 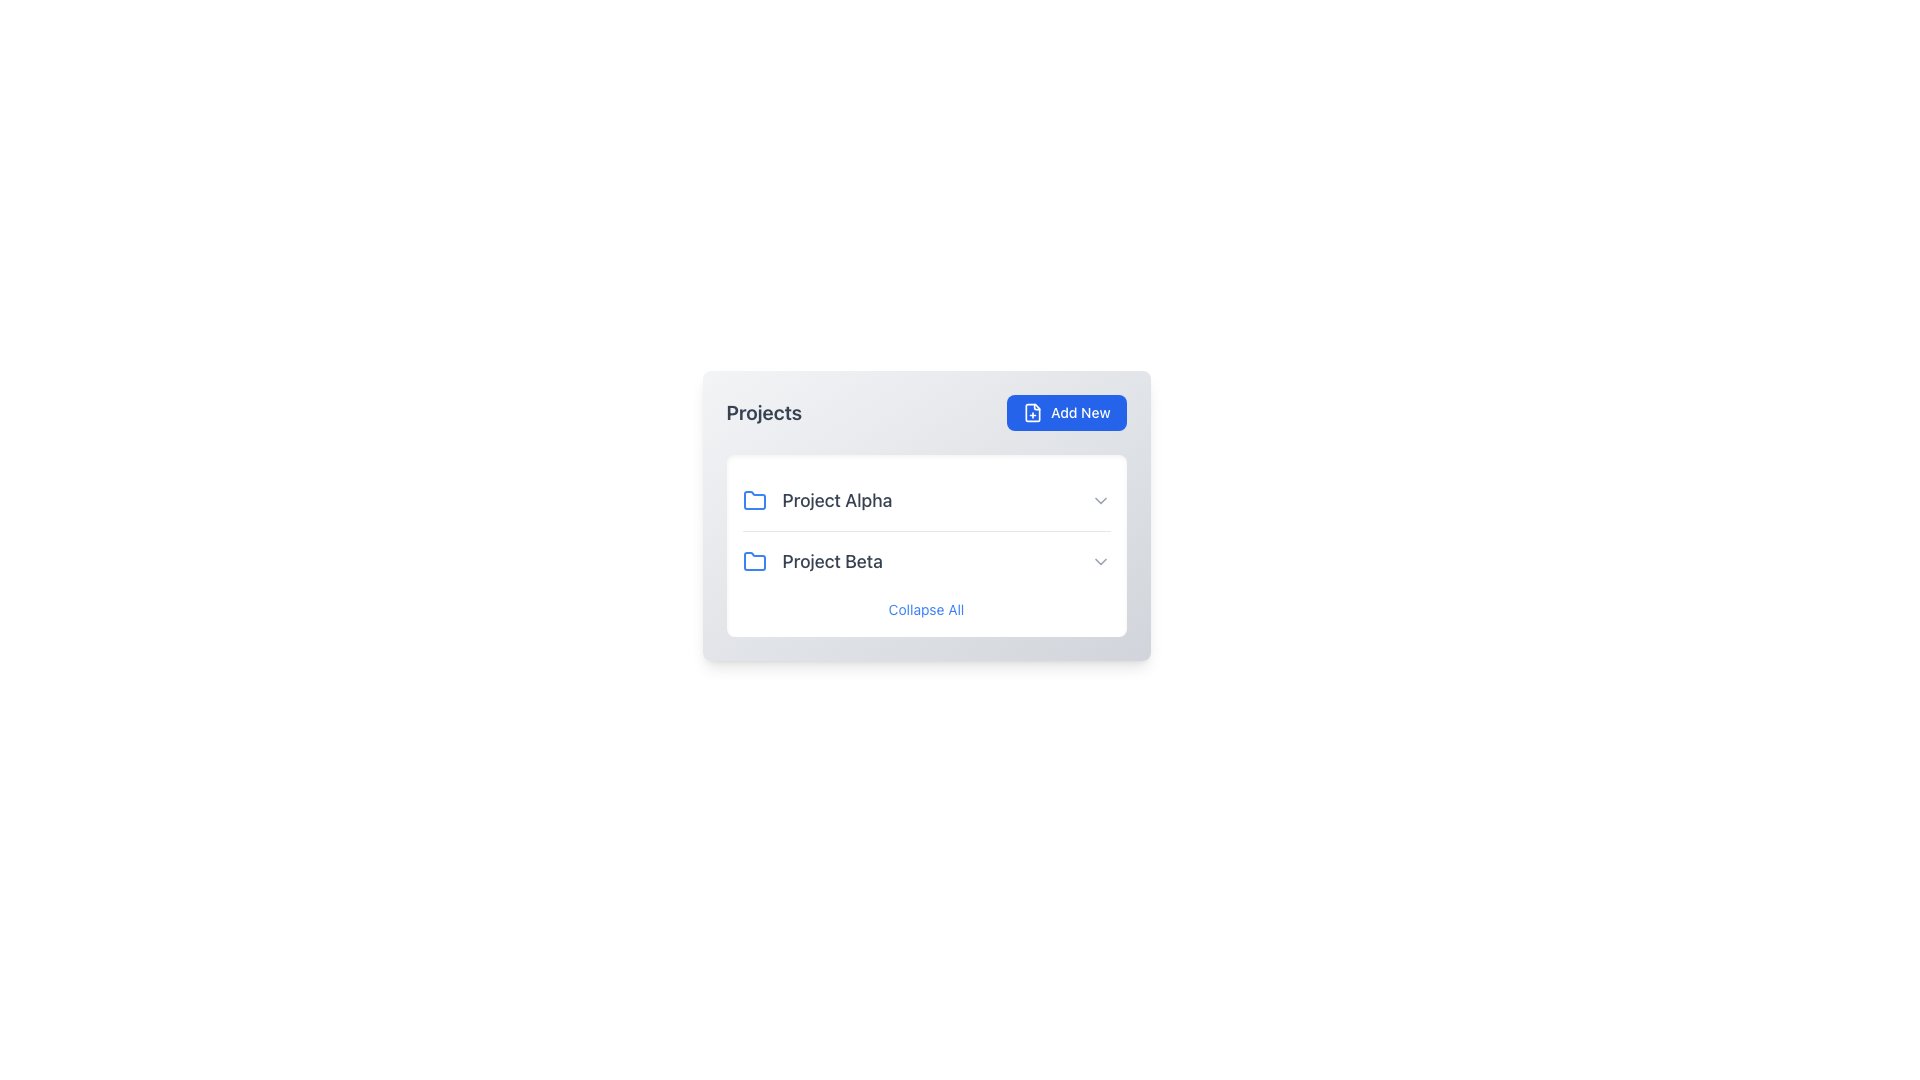 What do you see at coordinates (925, 608) in the screenshot?
I see `the 'Collapse All' interactive link text which is styled in blue and shows an underline effect on hover, located at the bottom of the 'Projects' section` at bounding box center [925, 608].